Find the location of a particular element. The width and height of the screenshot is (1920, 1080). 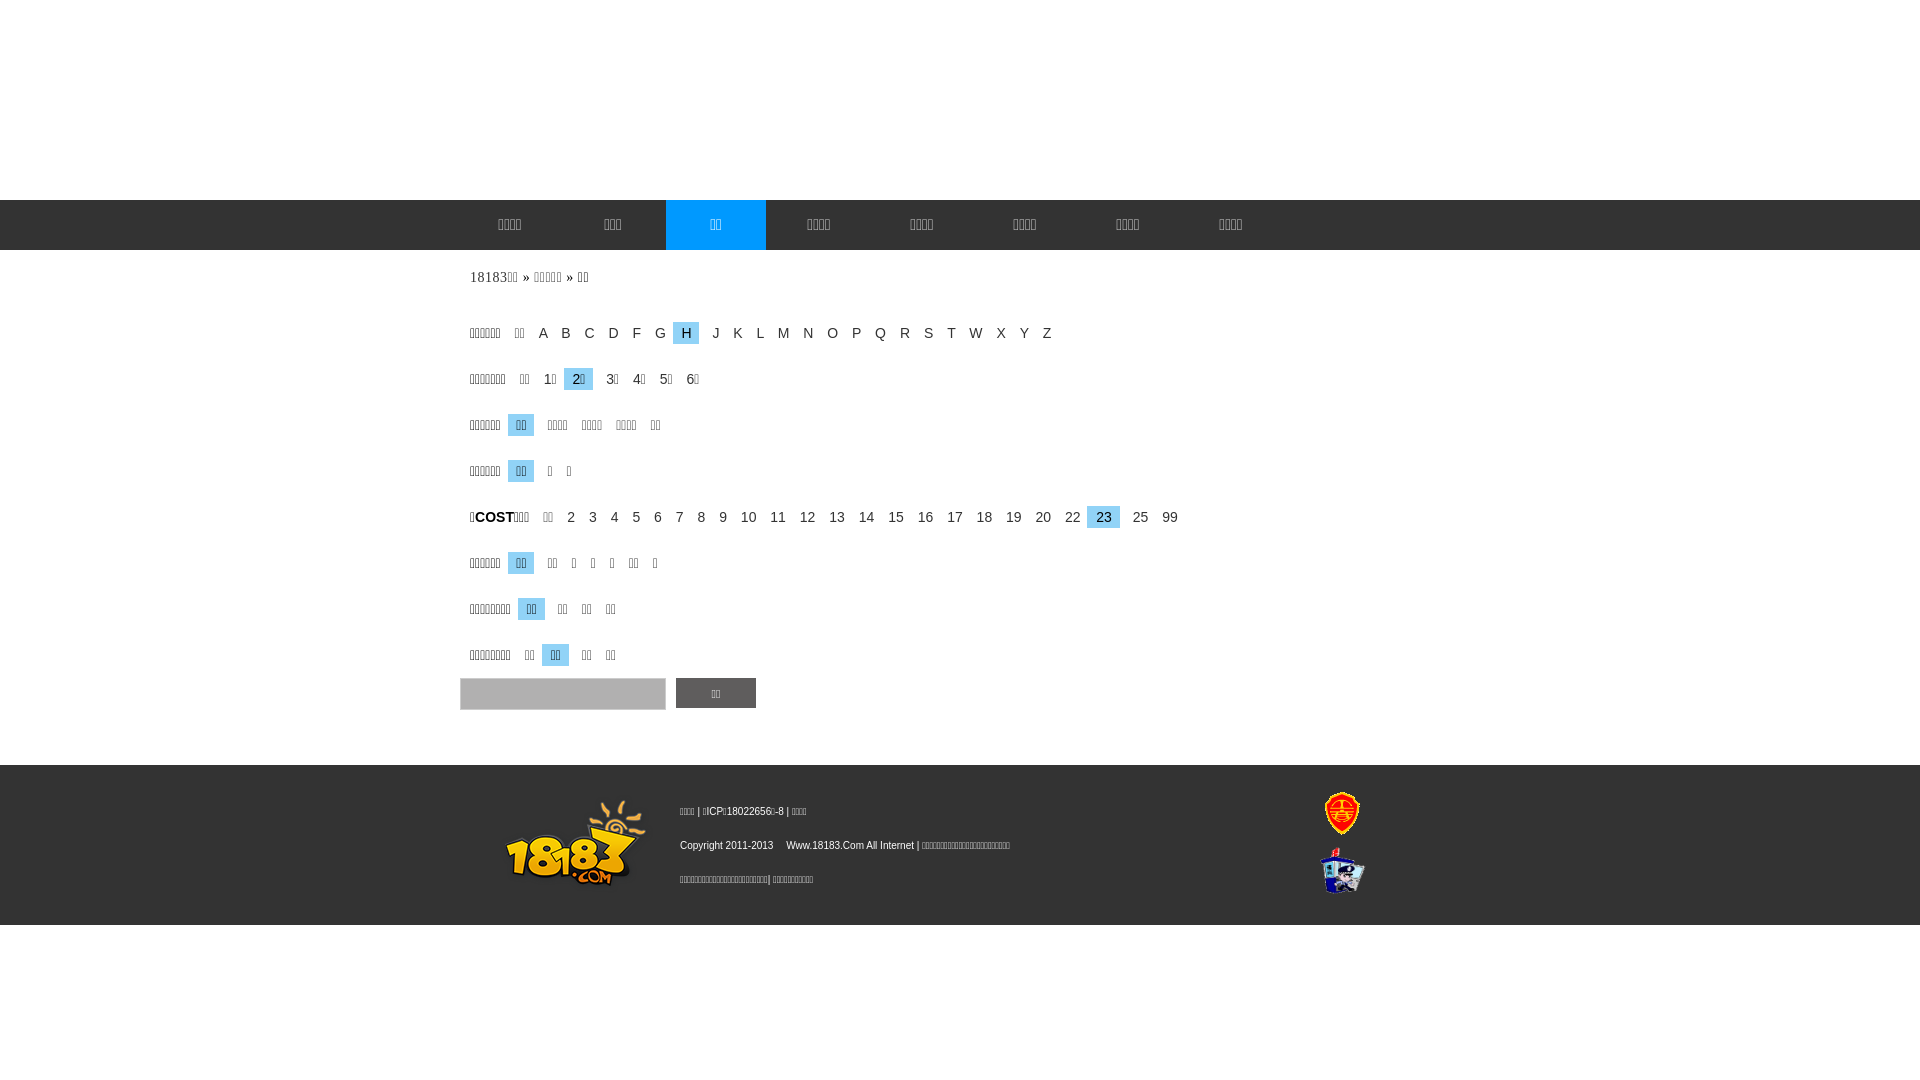

'B' is located at coordinates (551, 331).